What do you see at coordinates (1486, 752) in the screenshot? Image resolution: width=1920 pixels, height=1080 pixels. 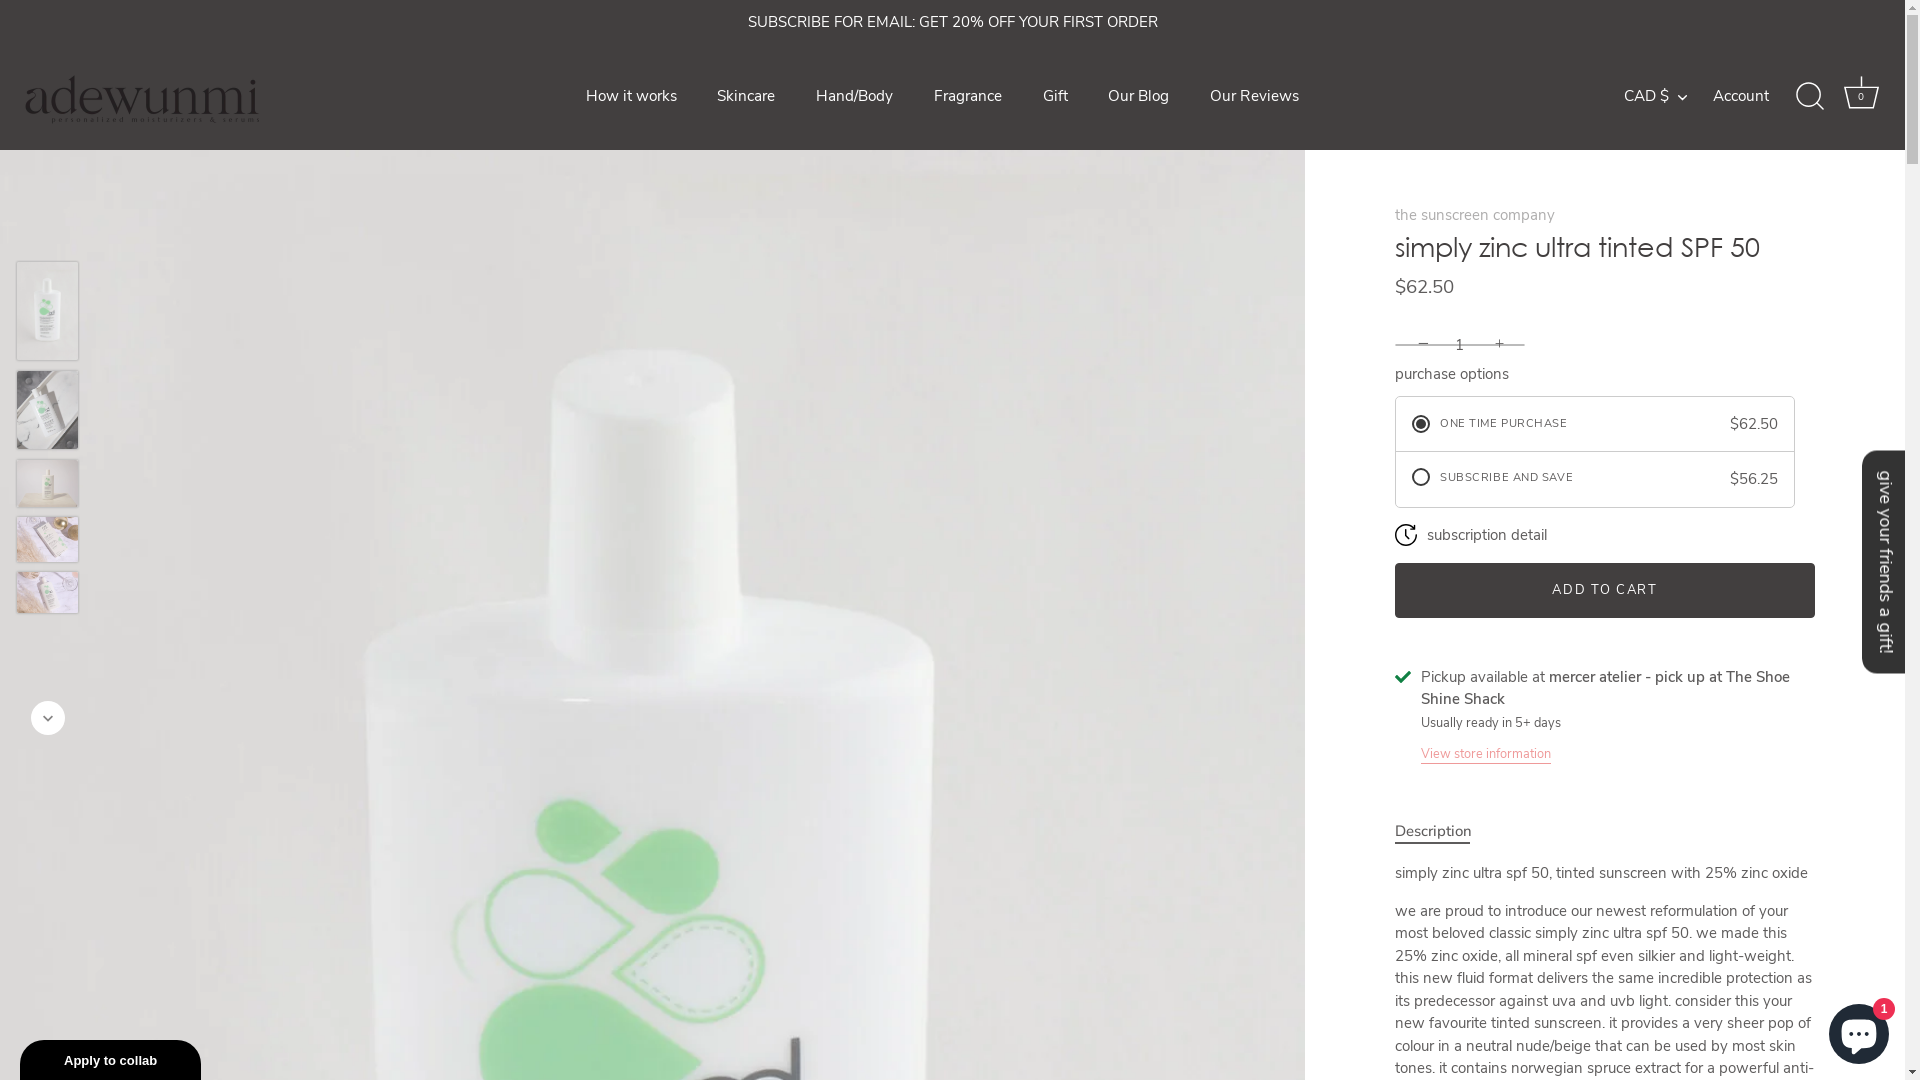 I see `'View store information'` at bounding box center [1486, 752].